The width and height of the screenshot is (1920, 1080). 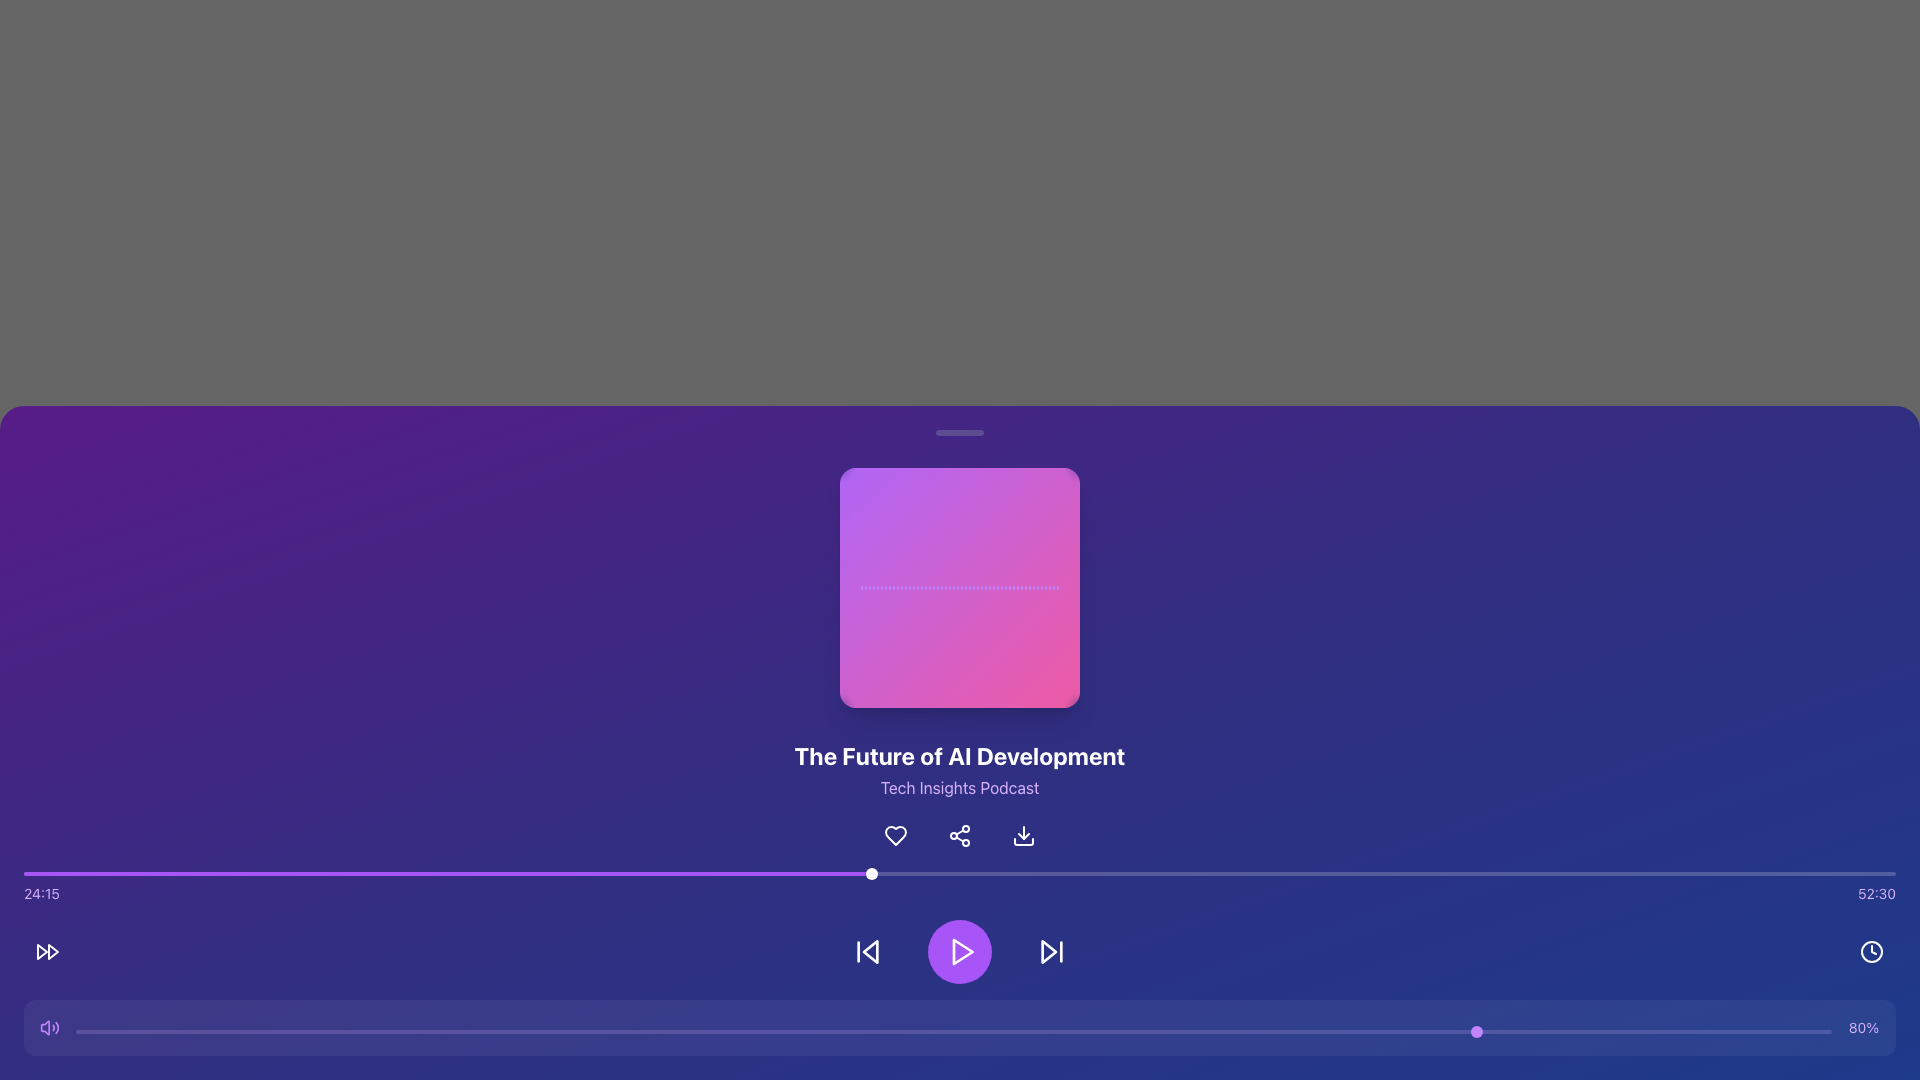 I want to click on the slider position, so click(x=636, y=1032).